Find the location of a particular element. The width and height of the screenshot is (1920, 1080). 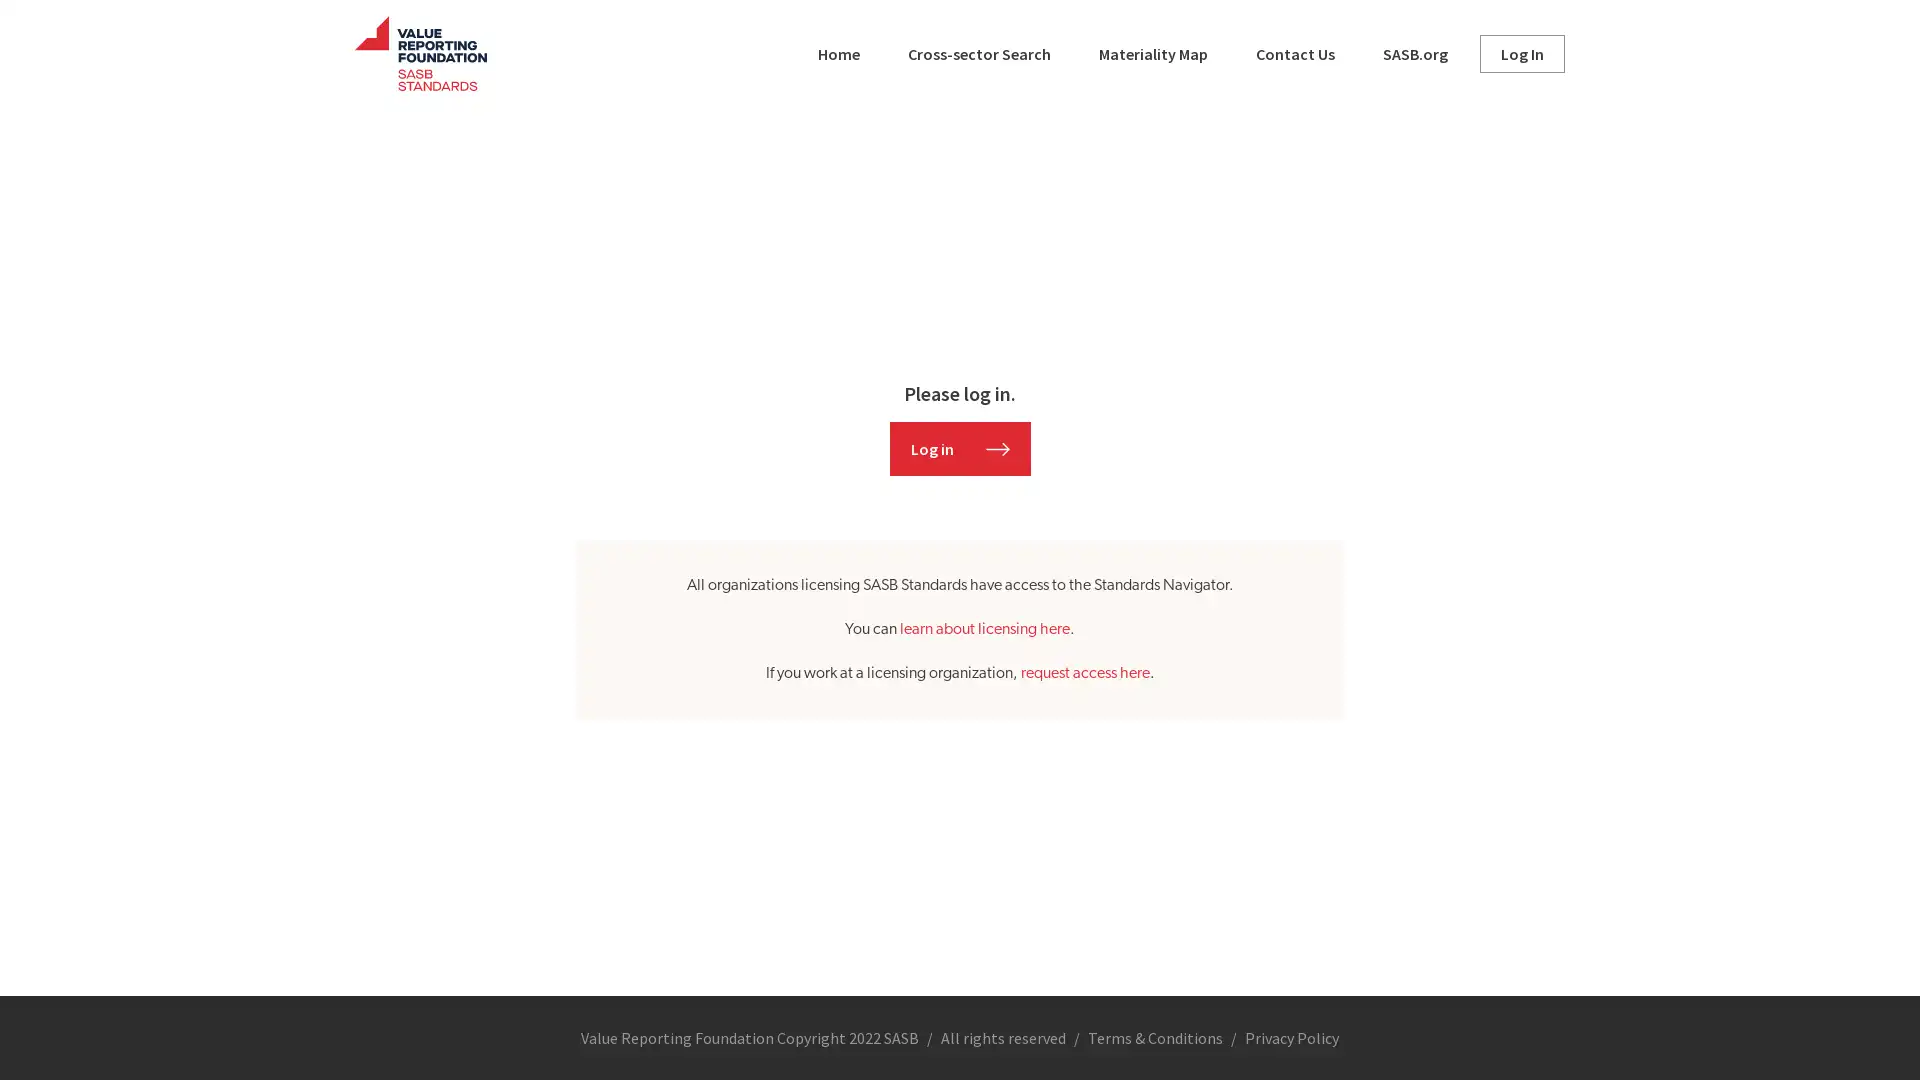

Log in is located at coordinates (958, 446).